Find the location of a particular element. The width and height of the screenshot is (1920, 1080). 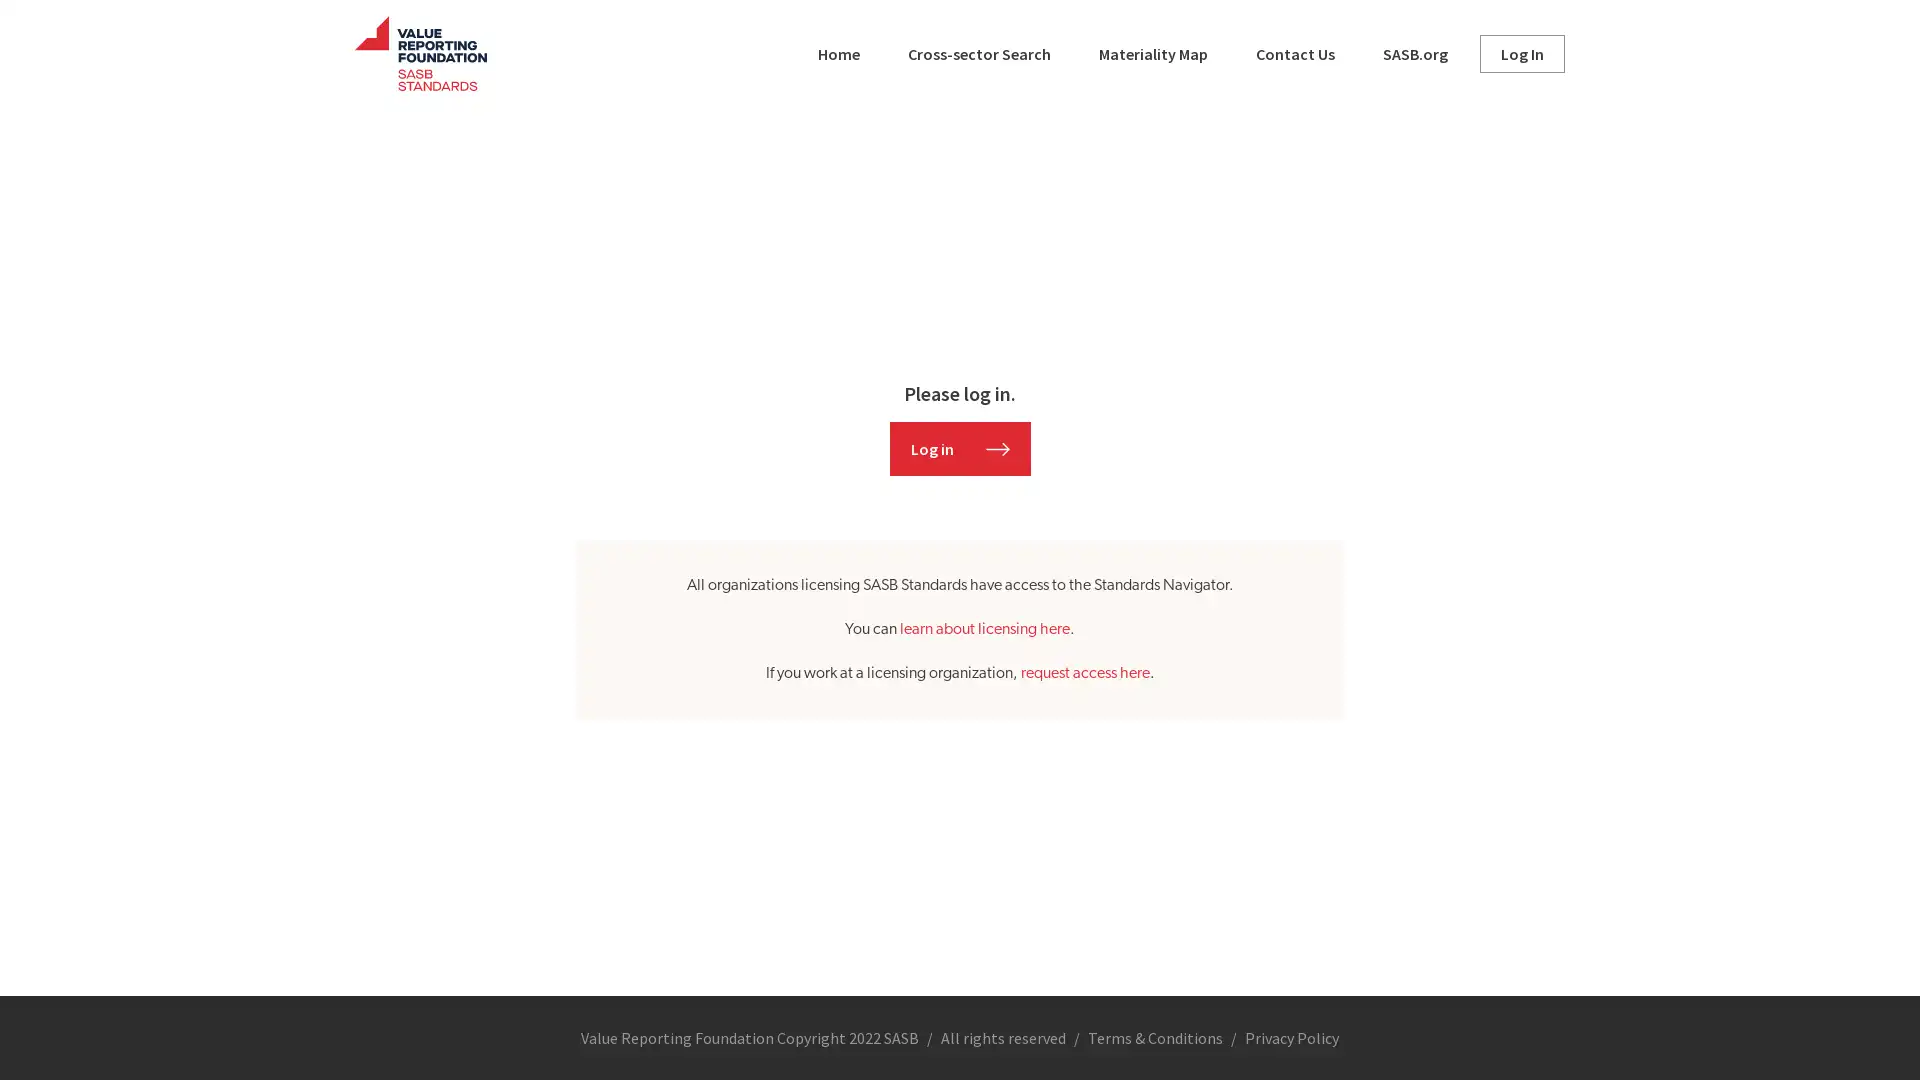

Log in is located at coordinates (958, 446).